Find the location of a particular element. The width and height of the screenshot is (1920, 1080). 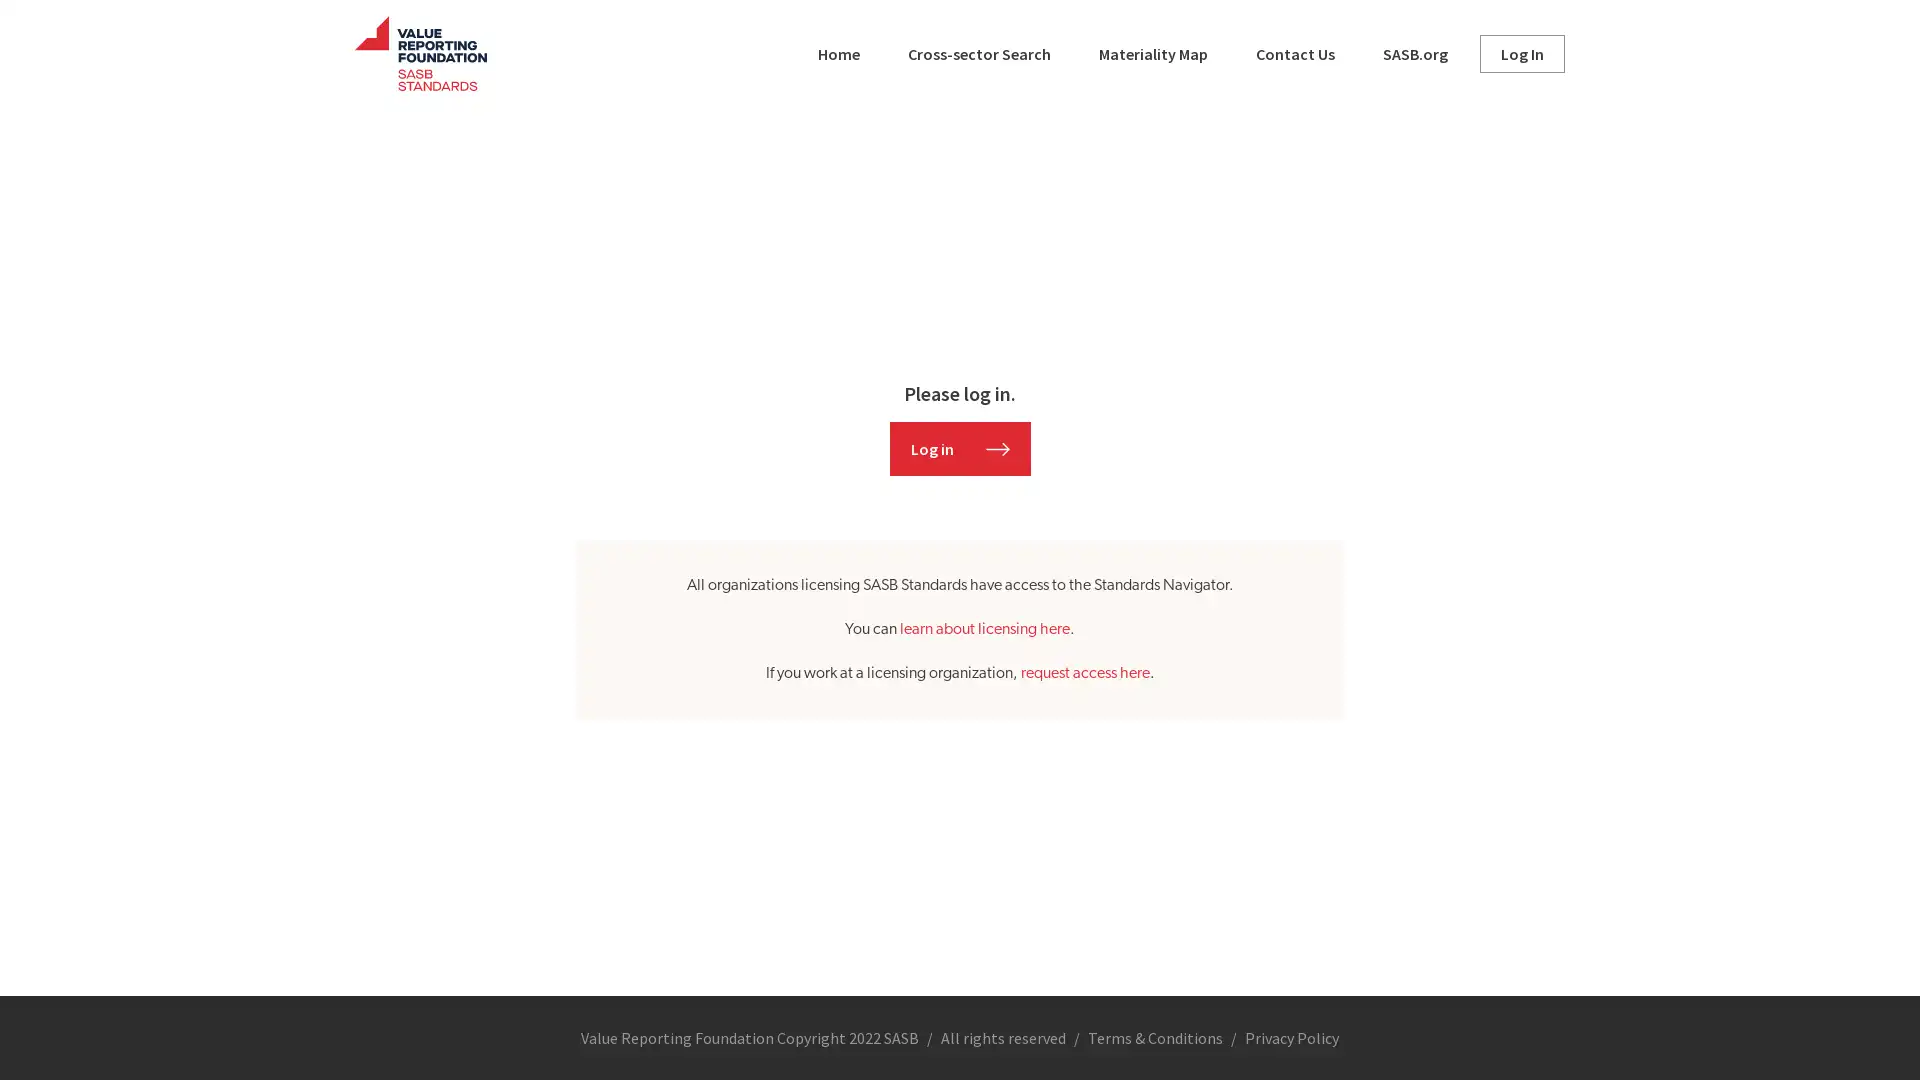

Log in is located at coordinates (958, 446).